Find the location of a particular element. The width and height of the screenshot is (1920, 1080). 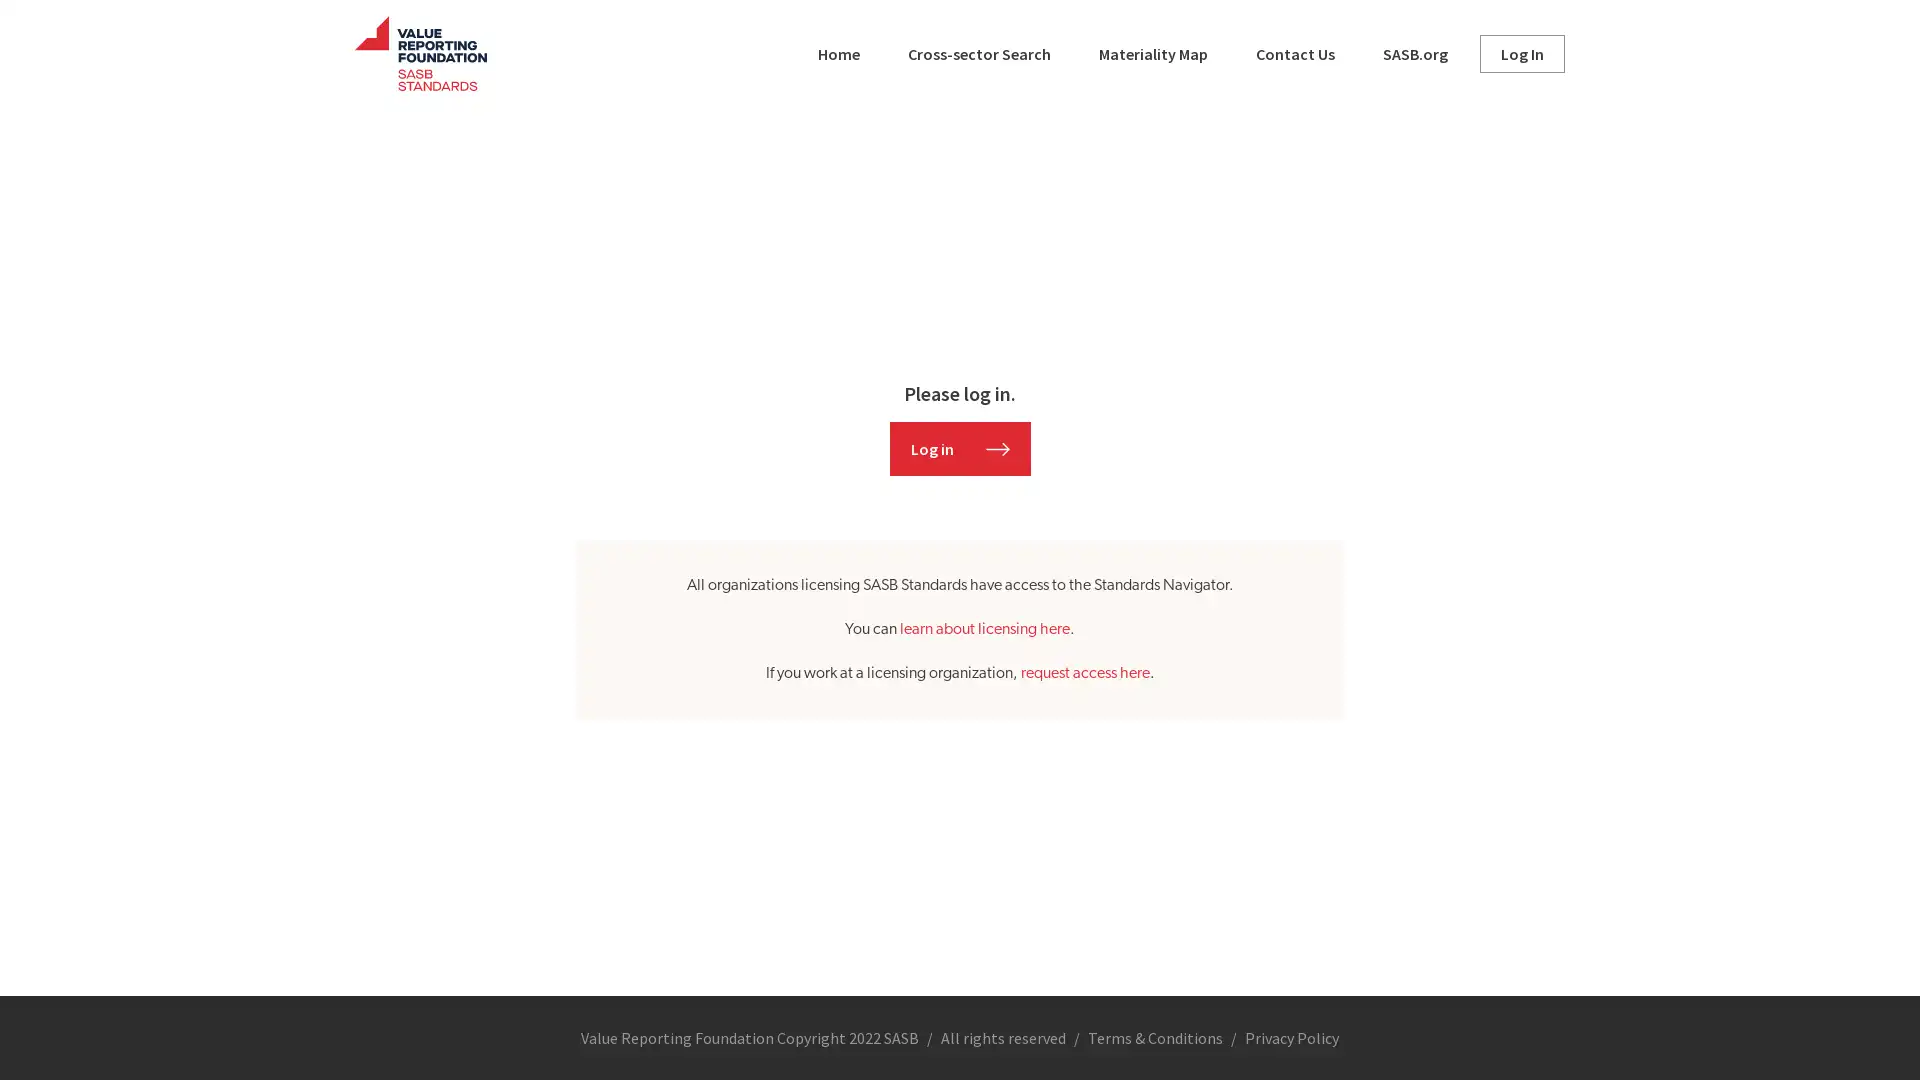

Log in is located at coordinates (958, 446).